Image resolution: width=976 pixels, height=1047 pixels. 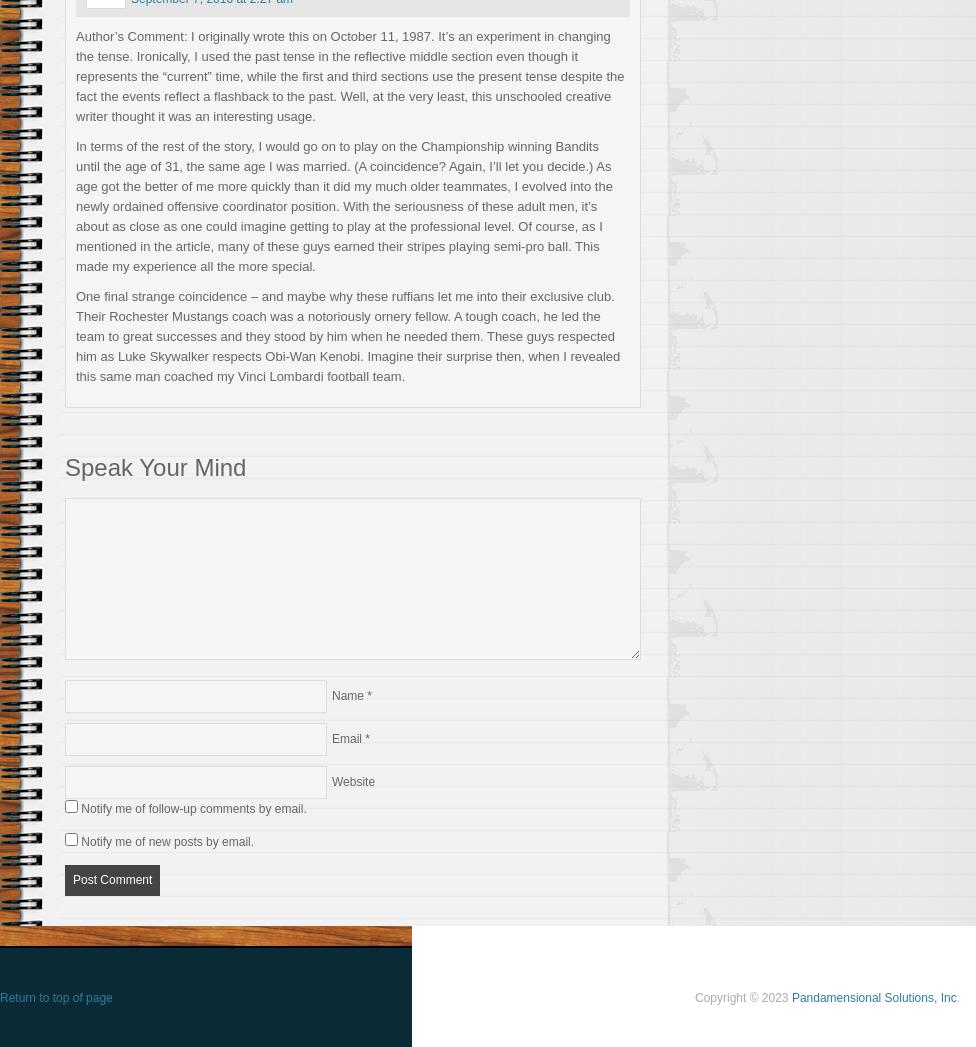 What do you see at coordinates (872, 995) in the screenshot?
I see `'Pandamensional Solutions, Inc'` at bounding box center [872, 995].